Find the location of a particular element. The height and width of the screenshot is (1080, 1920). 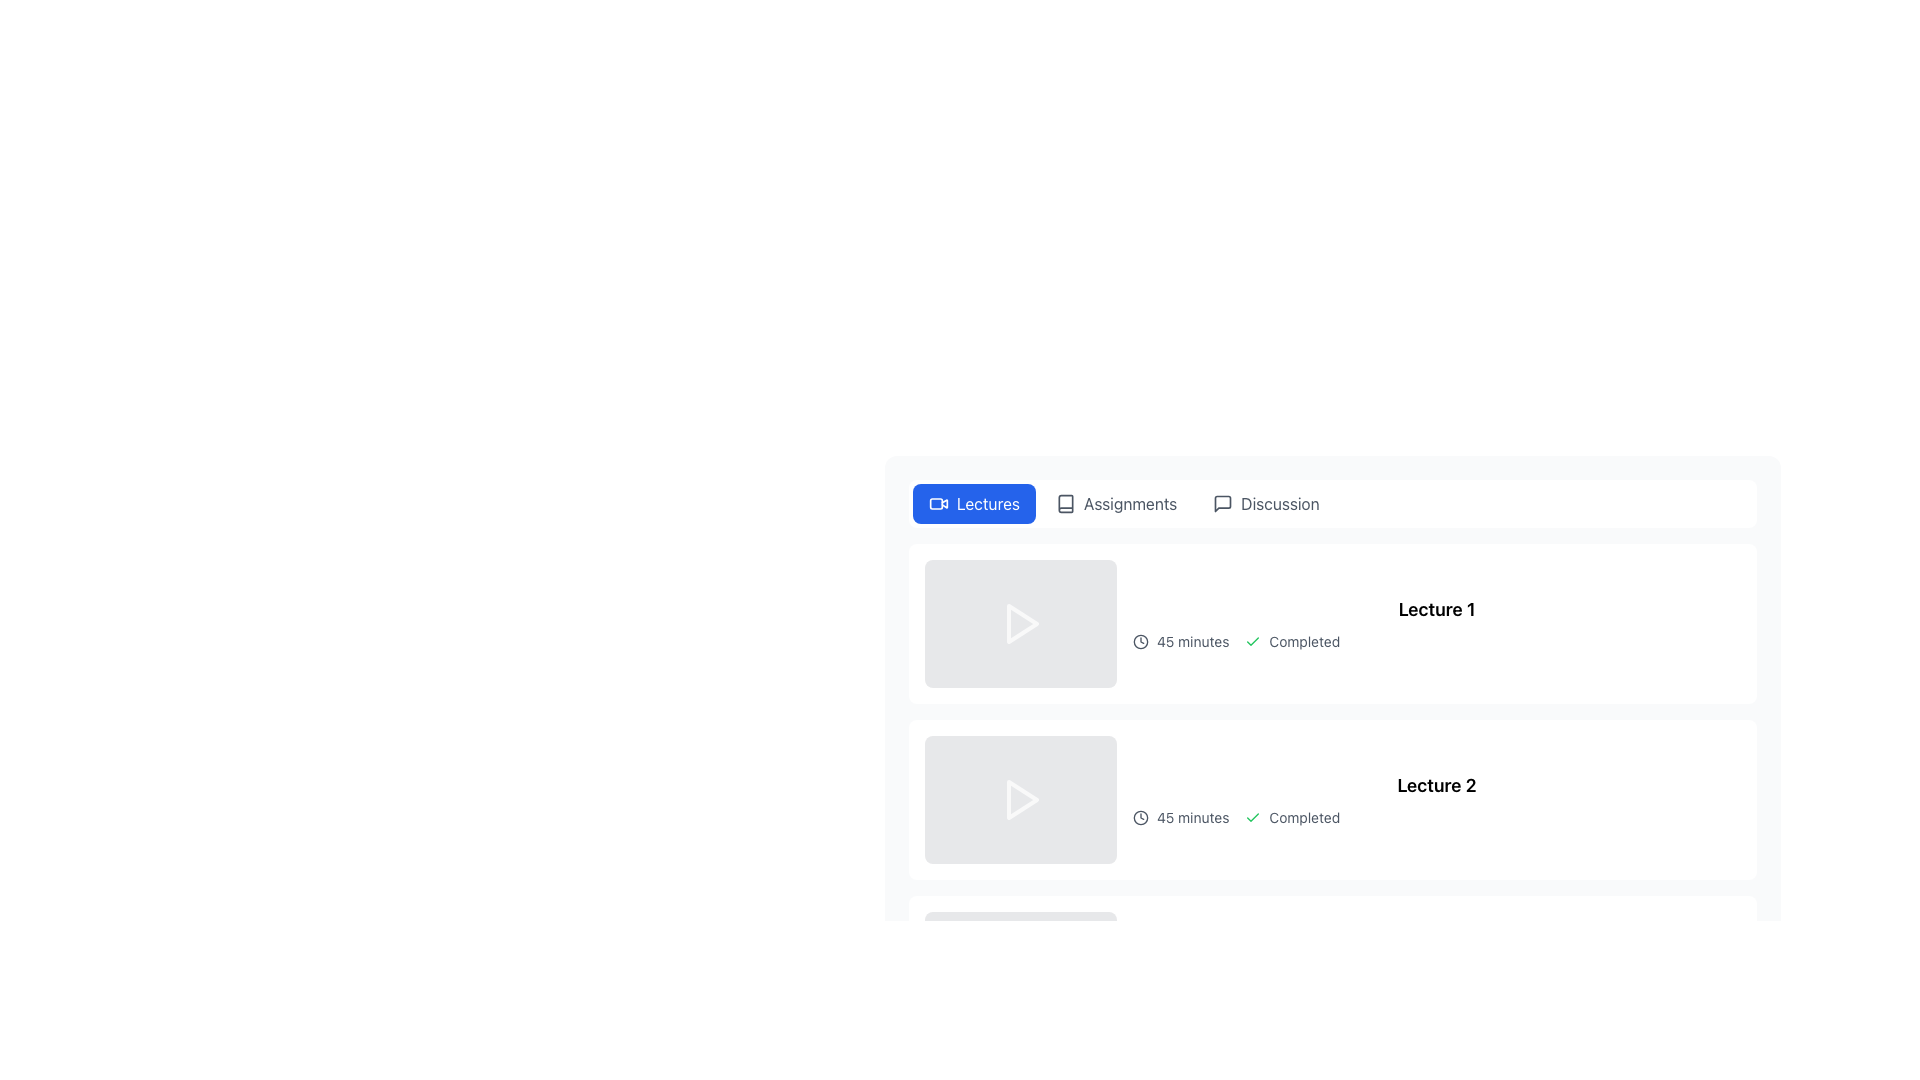

the 'Lecture 1' text label is located at coordinates (1435, 623).